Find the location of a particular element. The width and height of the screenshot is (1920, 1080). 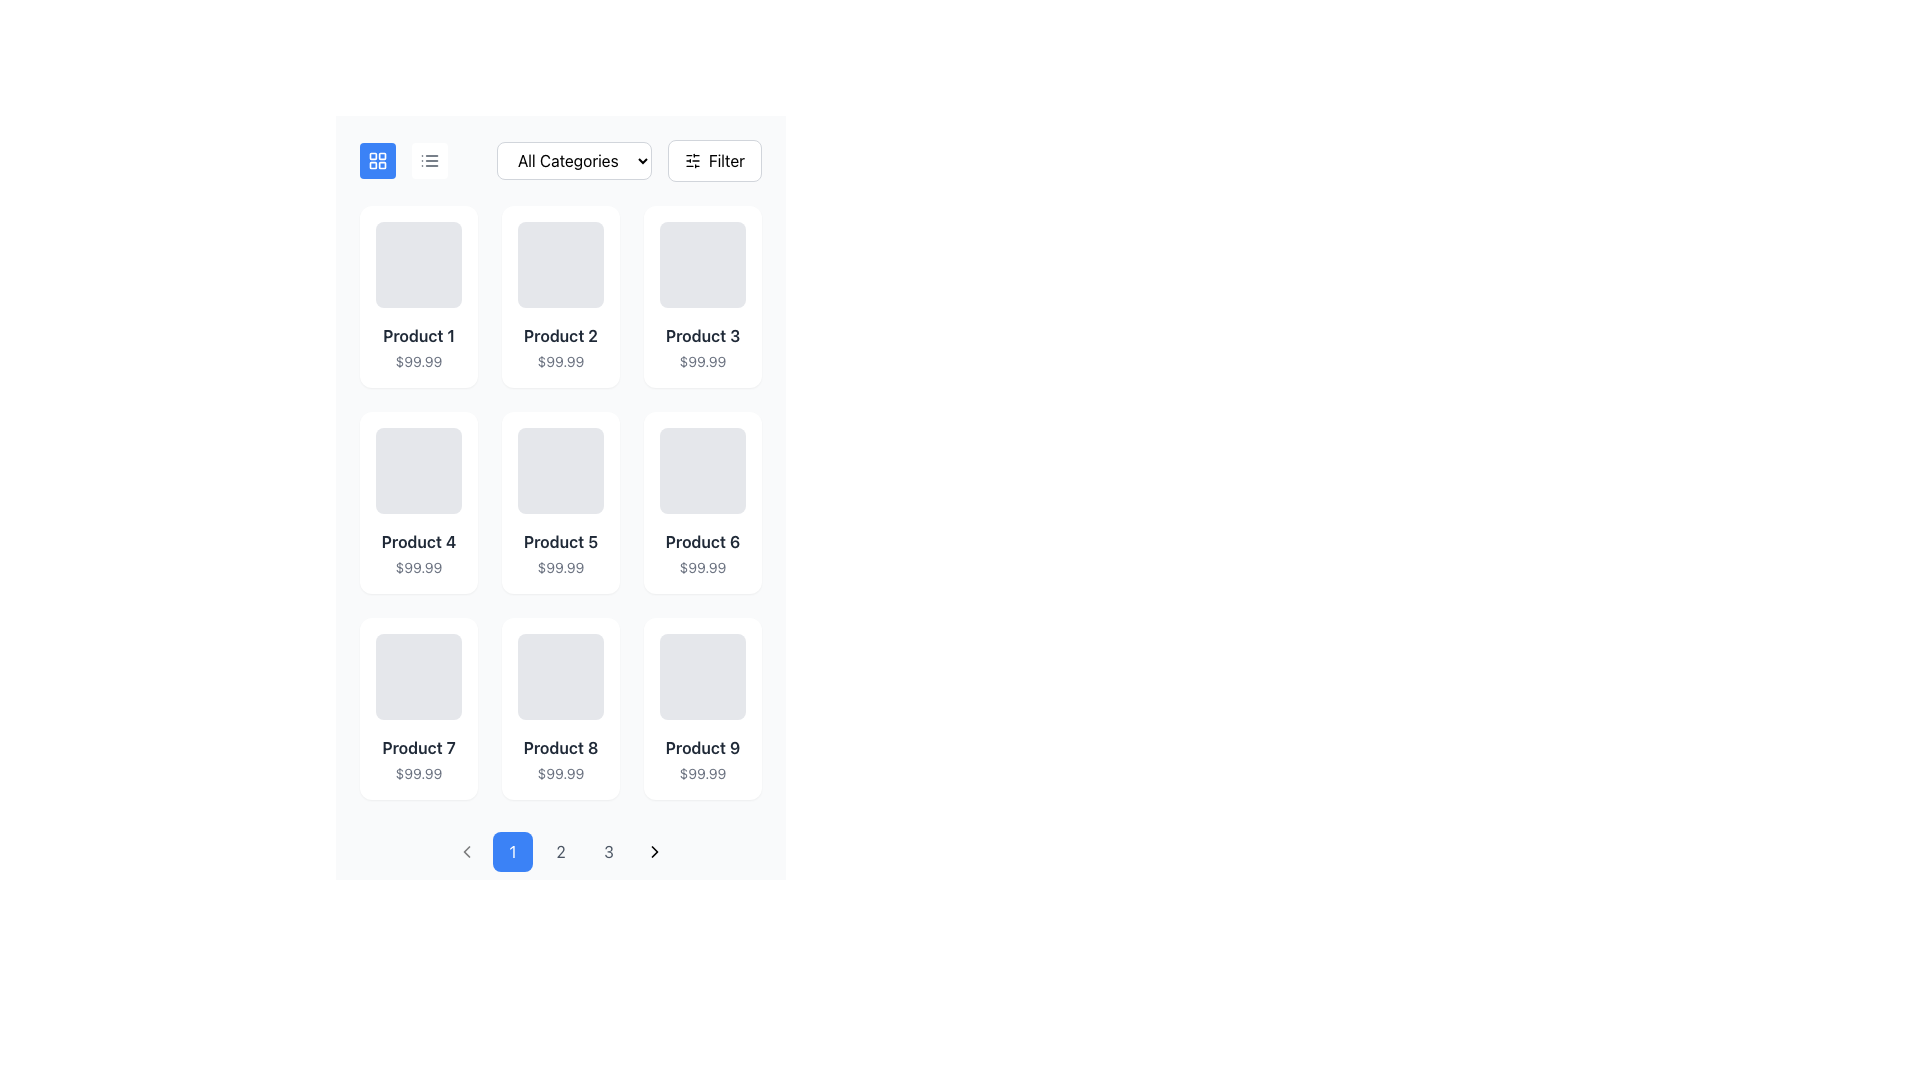

the small, square-shaped blue button with rounded corners that contains a grid layout icon is located at coordinates (378, 160).